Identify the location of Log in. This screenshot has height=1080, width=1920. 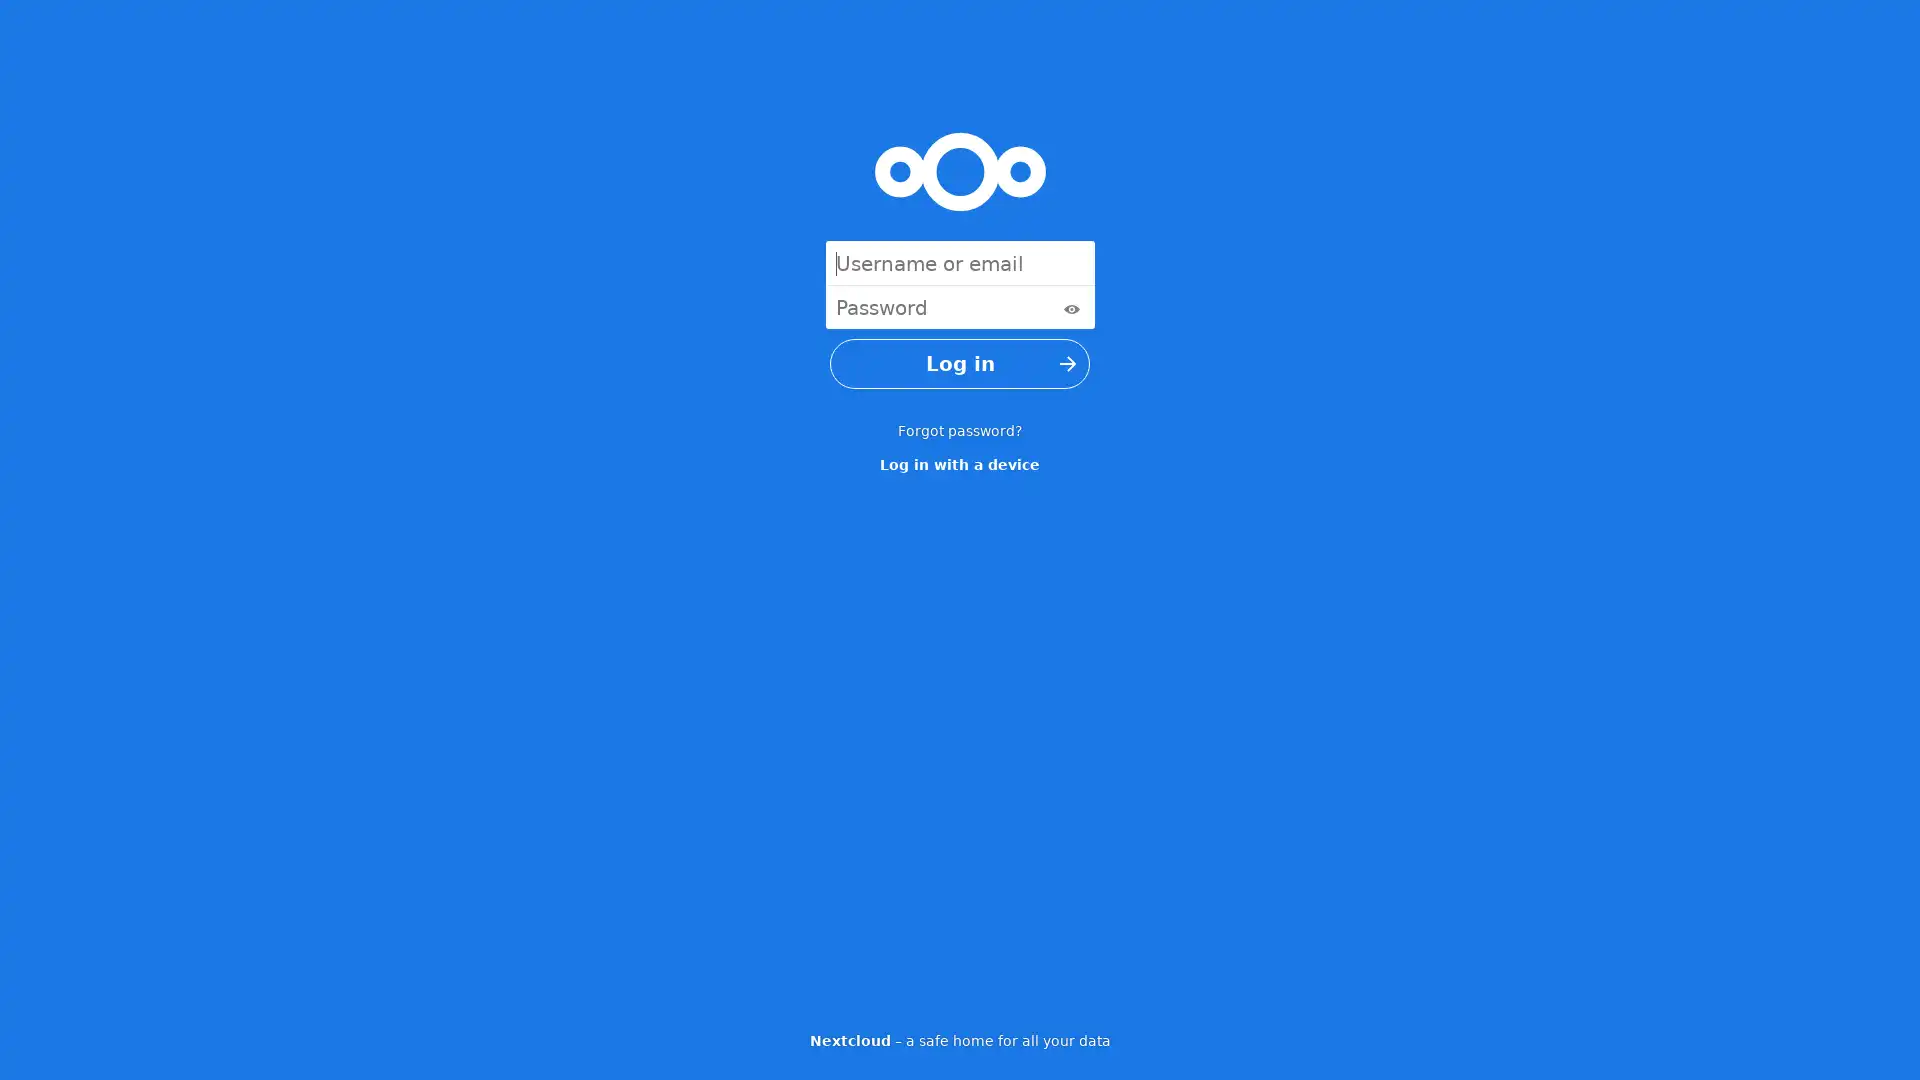
(960, 363).